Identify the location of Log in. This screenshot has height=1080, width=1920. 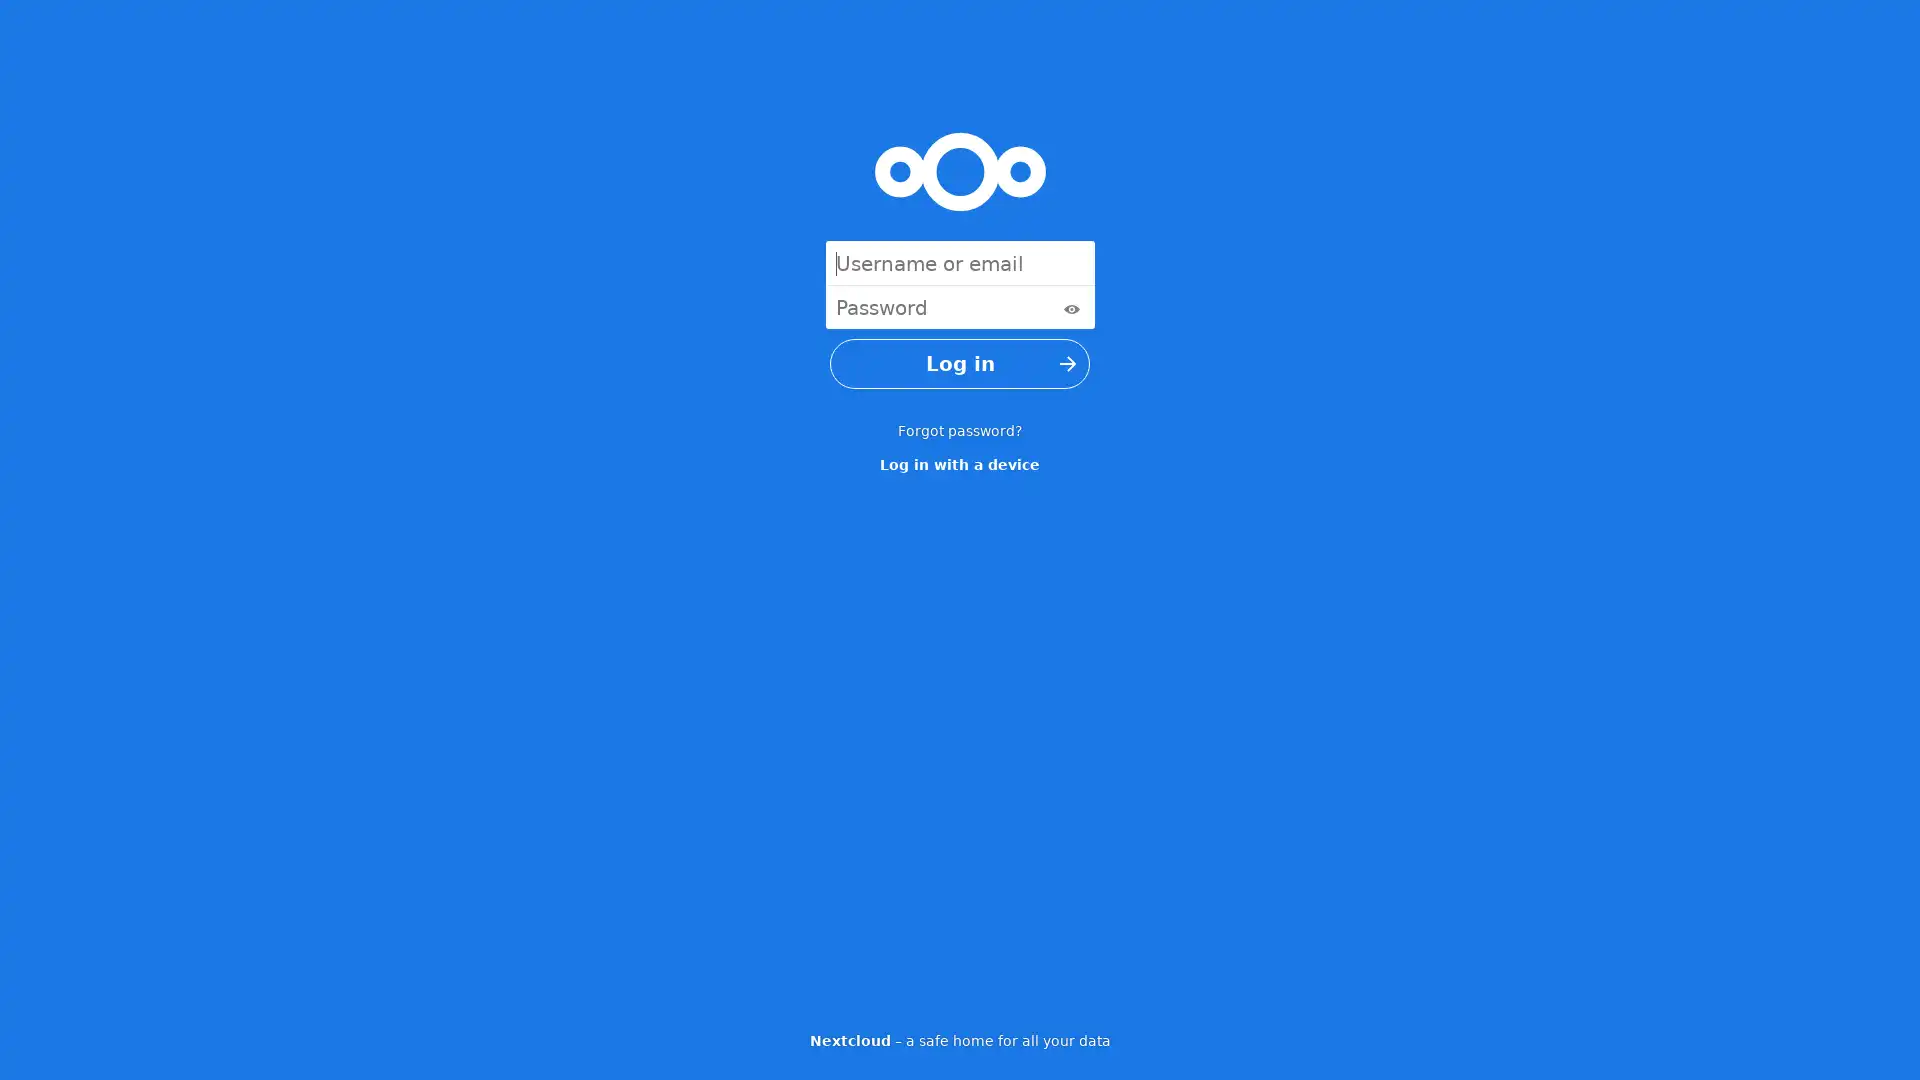
(960, 363).